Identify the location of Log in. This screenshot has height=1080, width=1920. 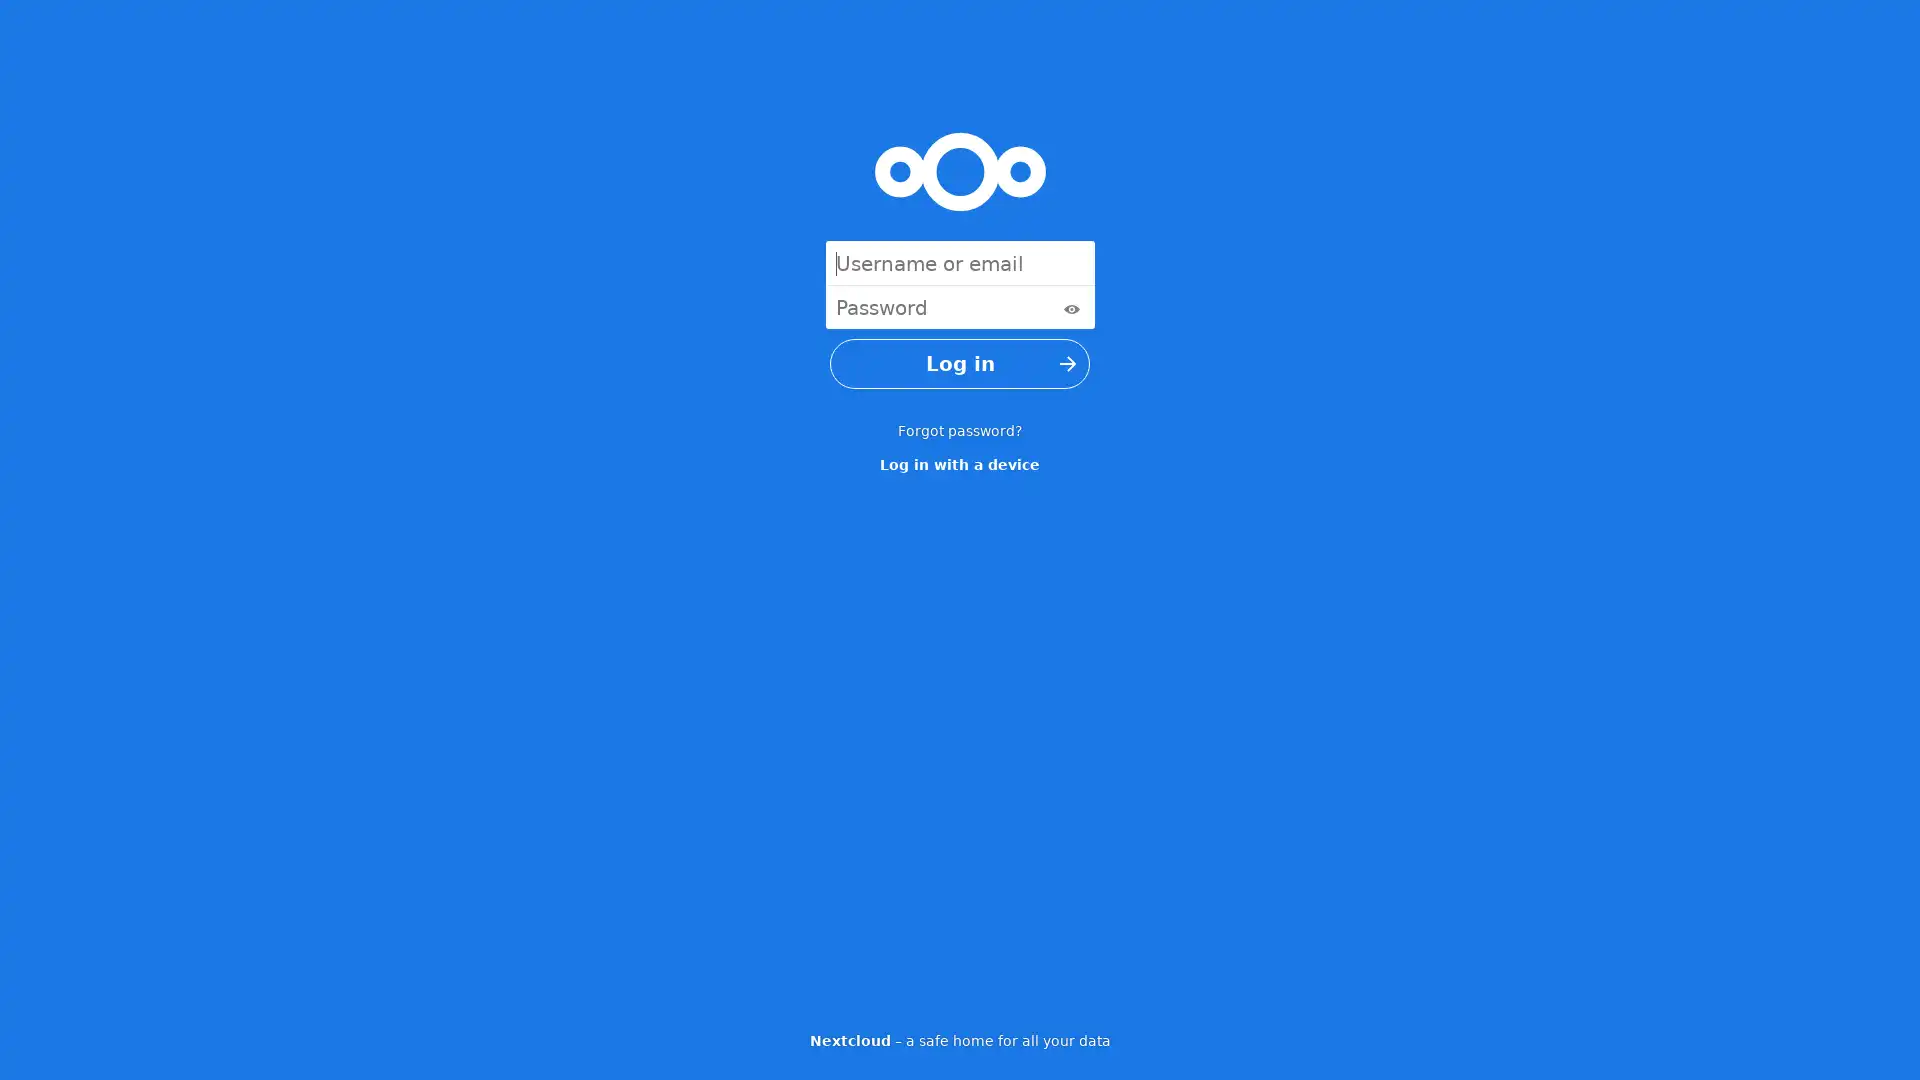
(960, 363).